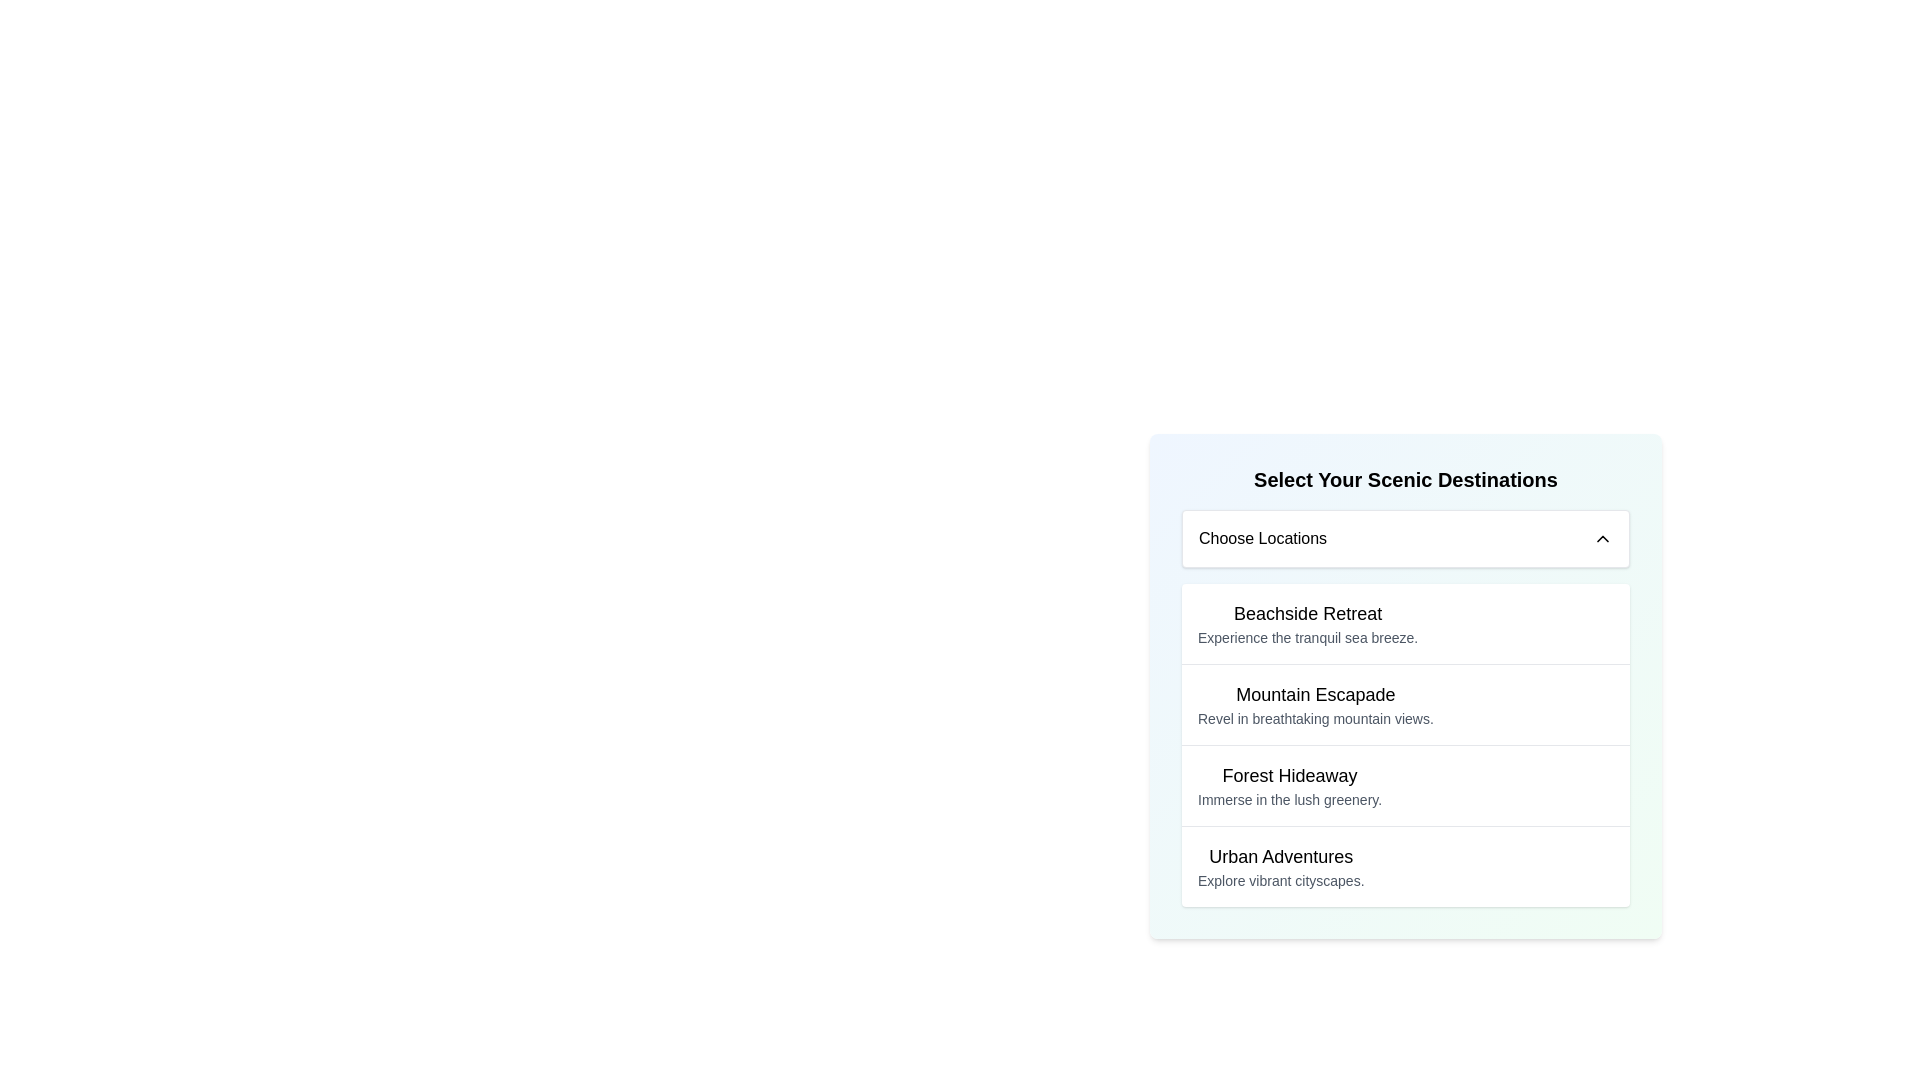  Describe the element at coordinates (1281, 879) in the screenshot. I see `the text snippet that reads 'Explore vibrant cityscapes.' located below 'Urban Adventures' in the dropdown menu 'Select Your Scenic Destinations'` at that location.